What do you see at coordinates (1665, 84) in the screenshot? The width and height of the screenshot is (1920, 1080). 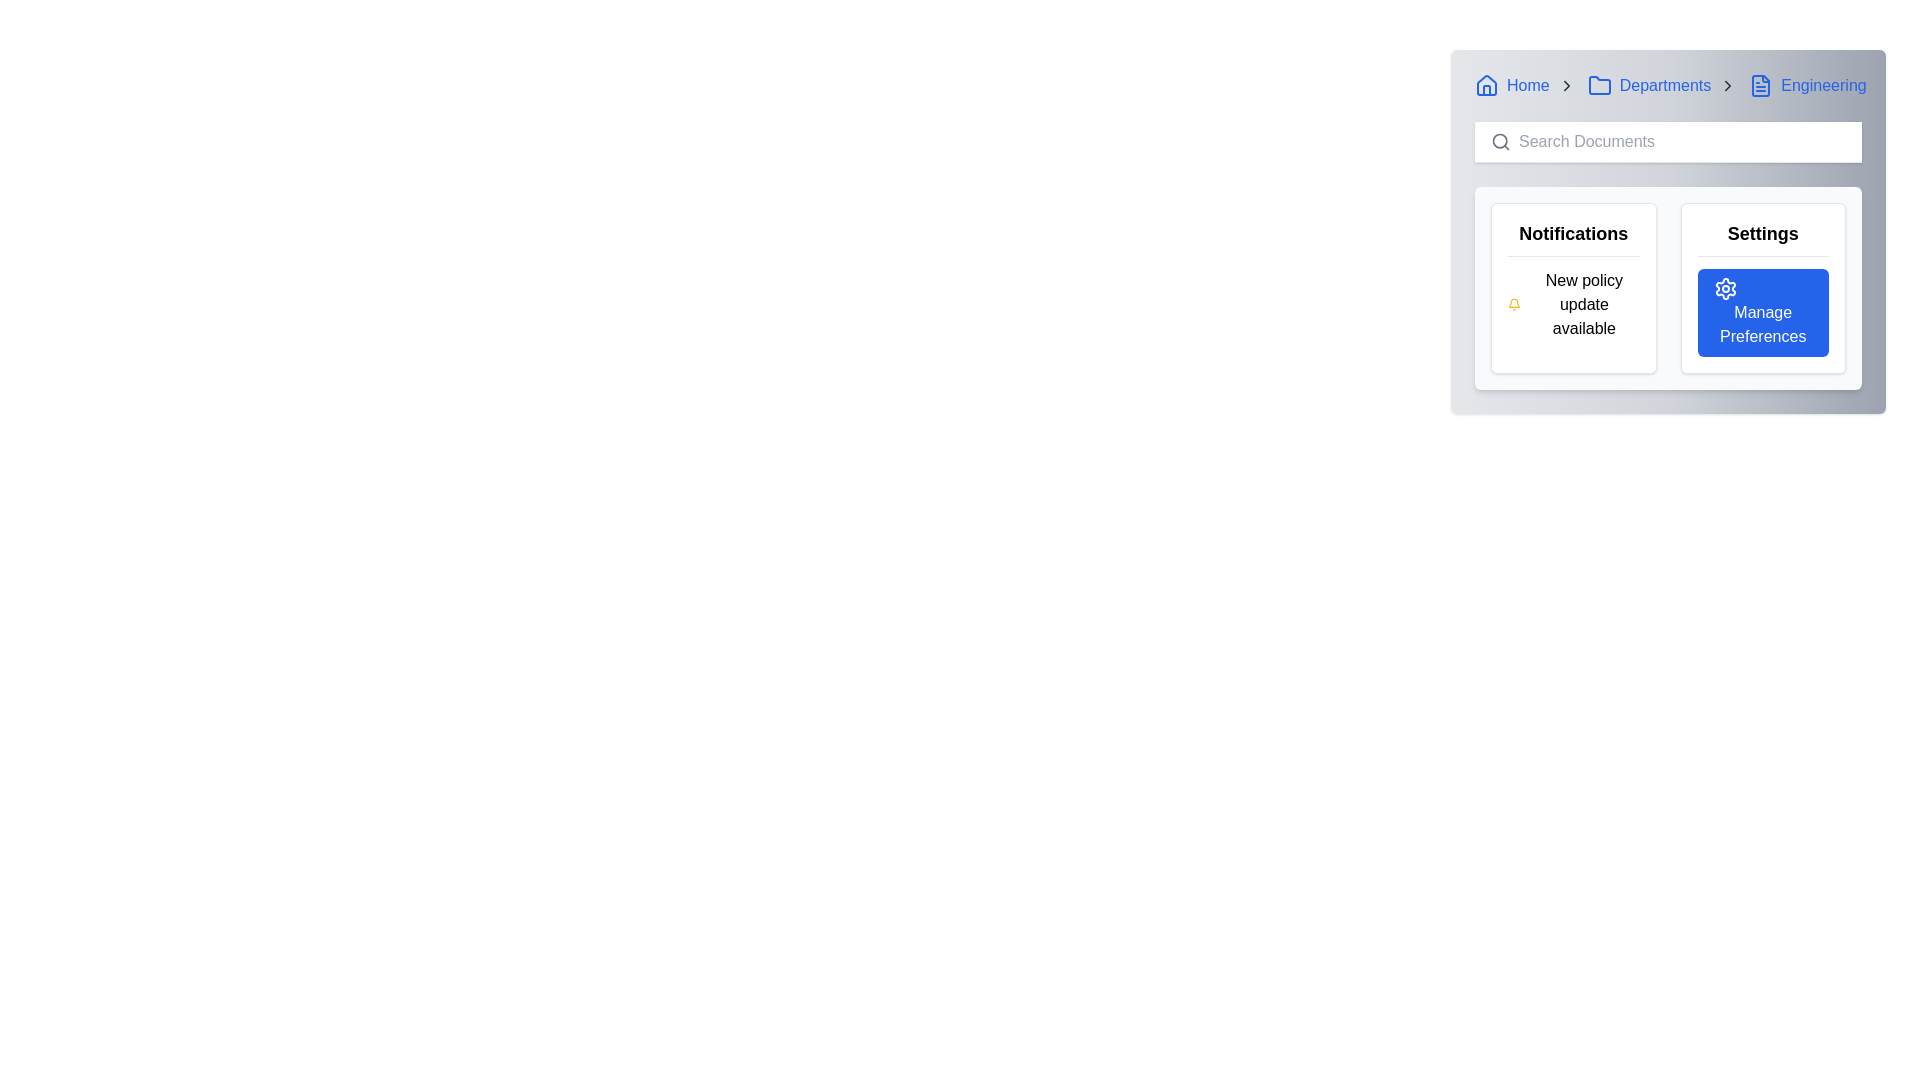 I see `the static text label reading 'Departments' in the breadcrumb navigation bar, which is styled with a medium-weight blue font and positioned to the right of the folder icon` at bounding box center [1665, 84].